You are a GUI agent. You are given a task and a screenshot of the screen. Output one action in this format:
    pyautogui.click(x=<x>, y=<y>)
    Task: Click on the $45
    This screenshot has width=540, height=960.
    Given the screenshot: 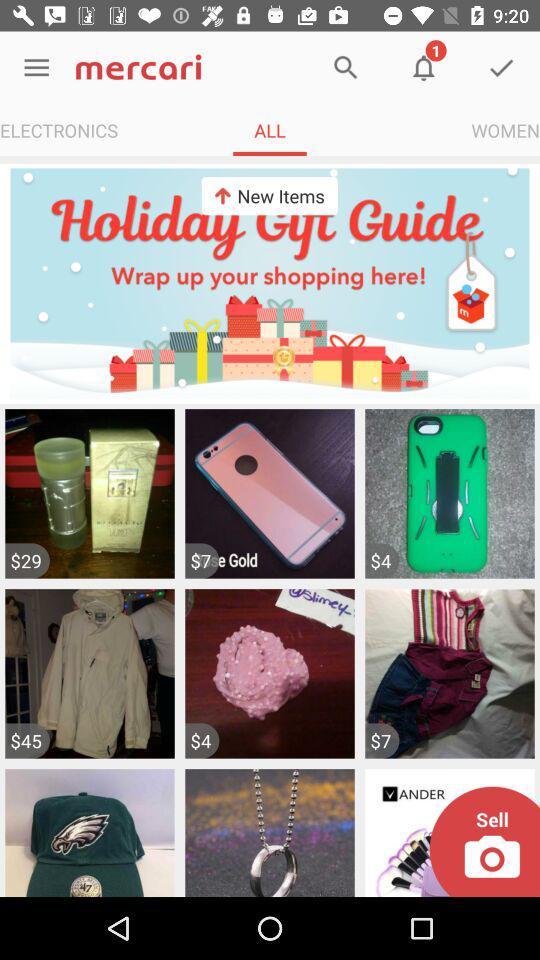 What is the action you would take?
    pyautogui.click(x=26, y=740)
    